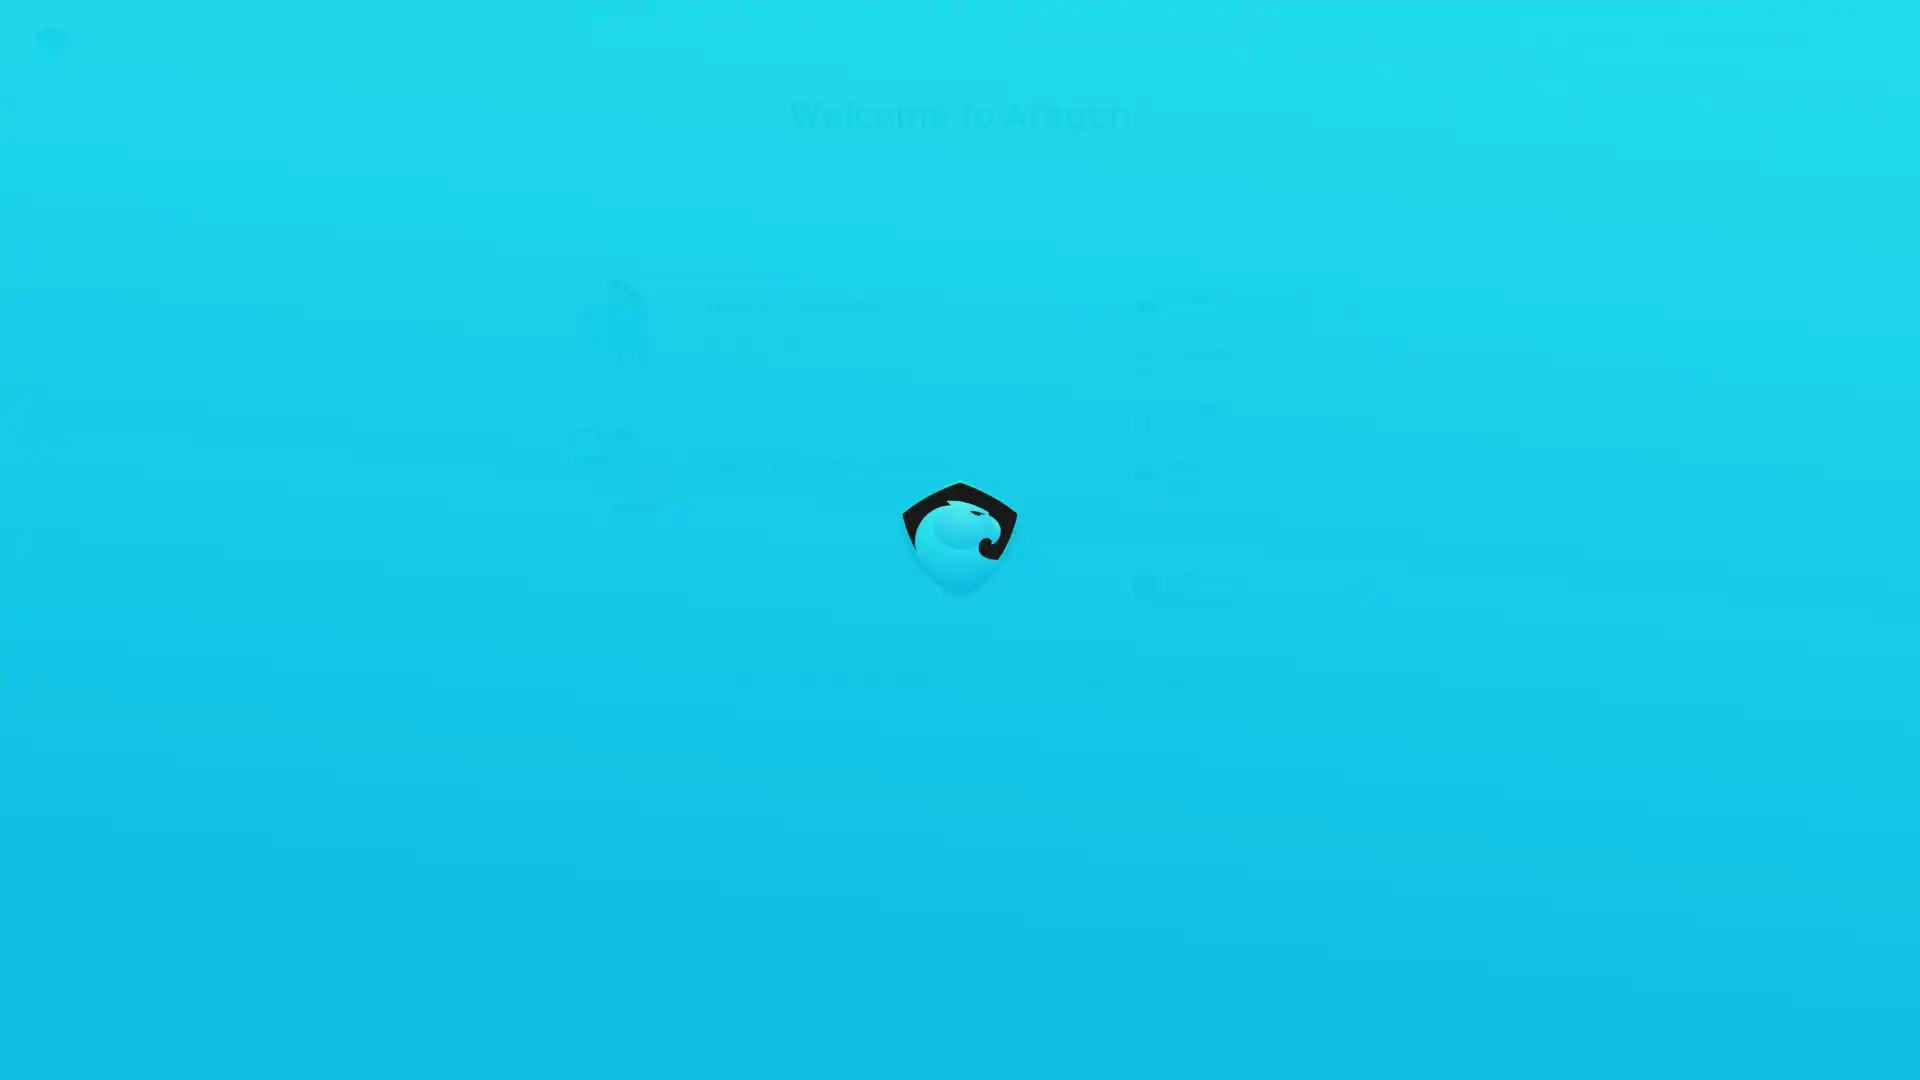 Image resolution: width=1920 pixels, height=1080 pixels. Describe the element at coordinates (33, 32) in the screenshot. I see `Back to home` at that location.